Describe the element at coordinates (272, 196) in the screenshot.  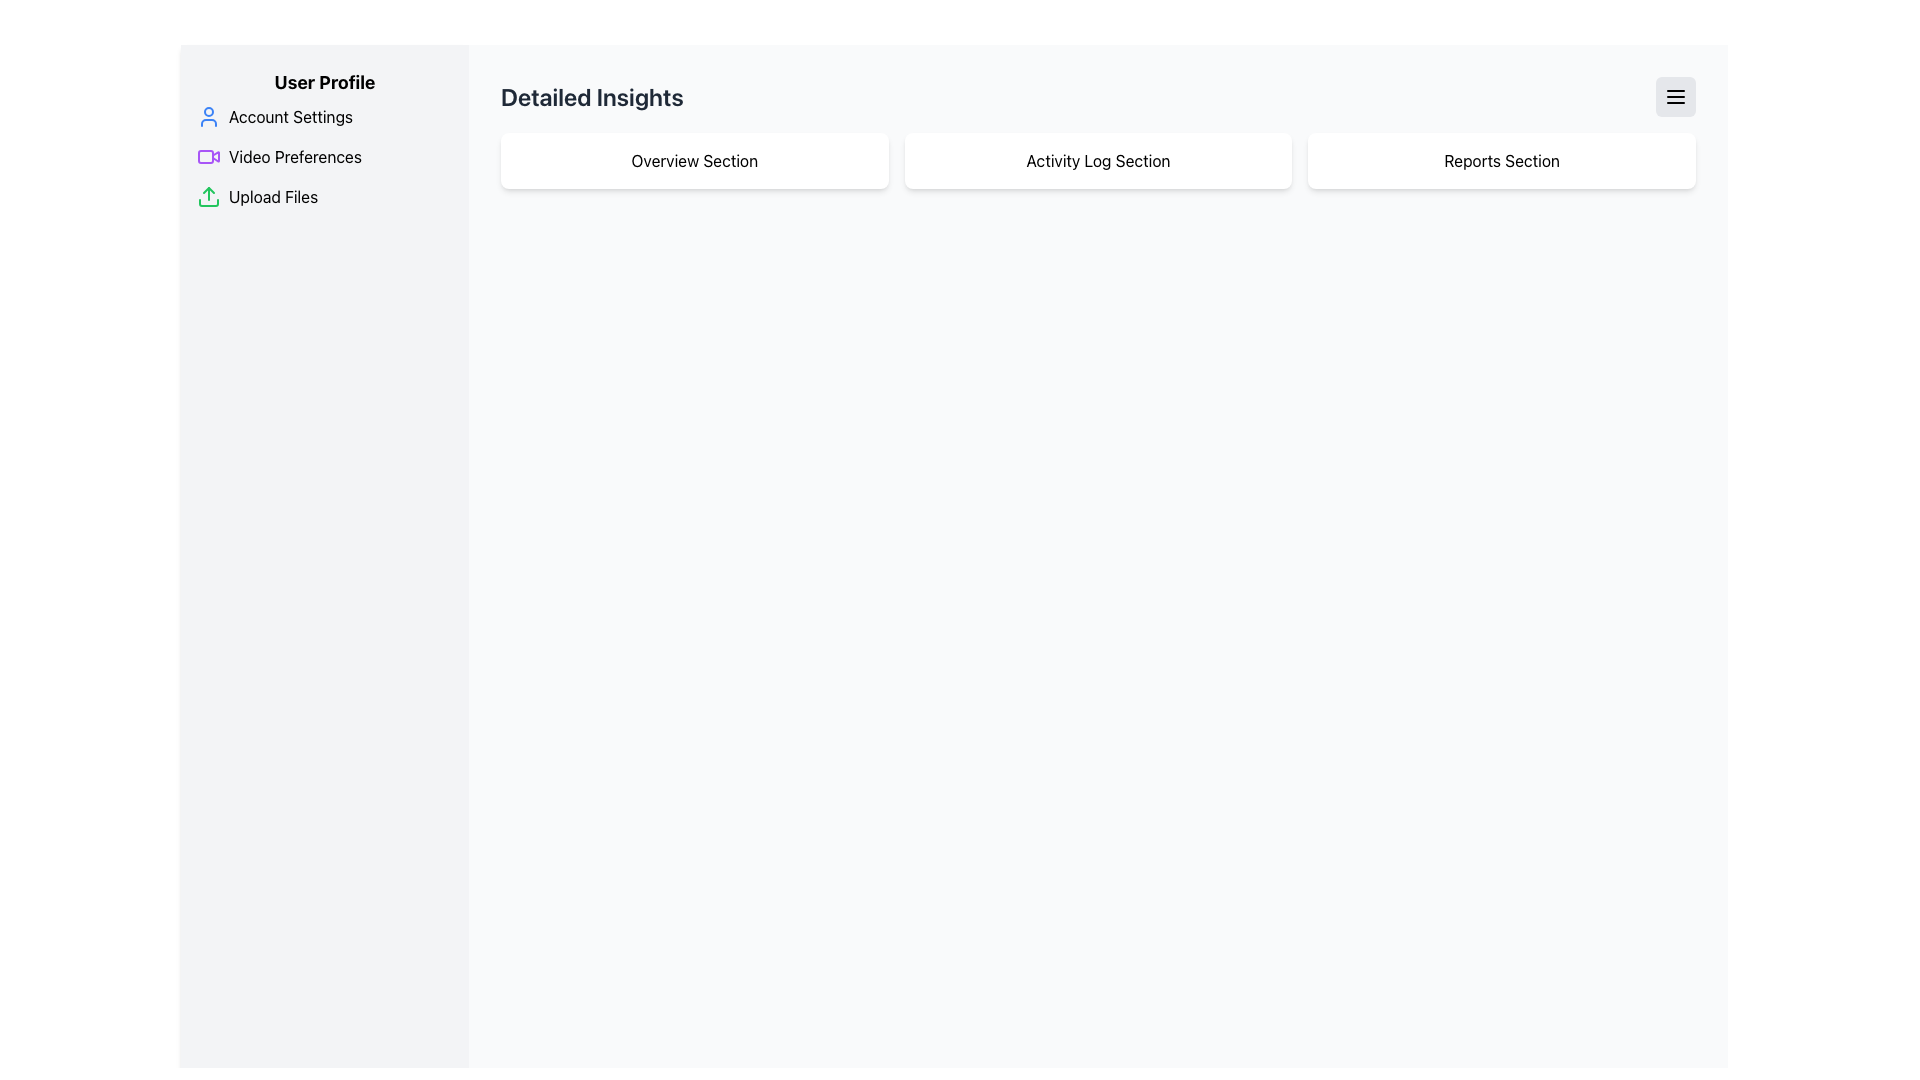
I see `text of the label indicating the upload files feature, located in the third position under the 'User Profile' section in the sidebar` at that location.